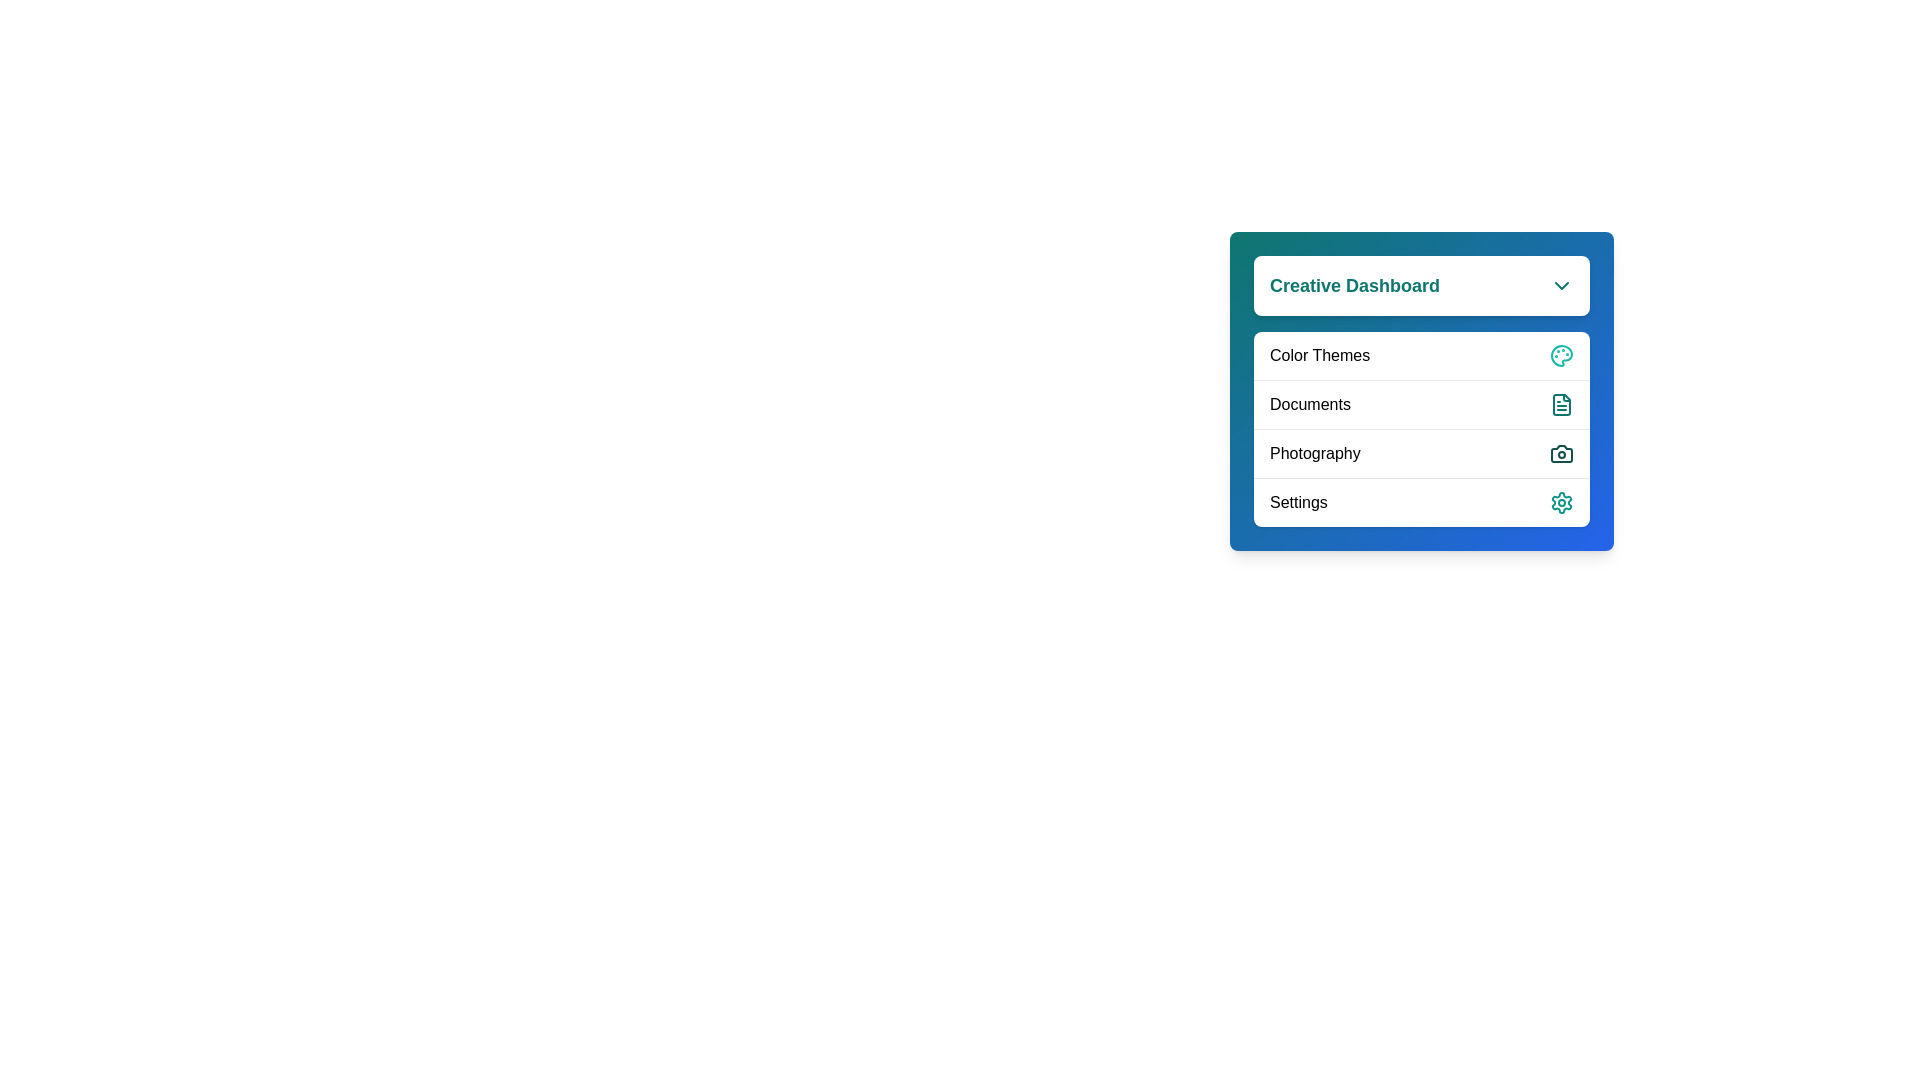 The image size is (1920, 1080). What do you see at coordinates (1420, 354) in the screenshot?
I see `the 'Color Themes' menu option` at bounding box center [1420, 354].